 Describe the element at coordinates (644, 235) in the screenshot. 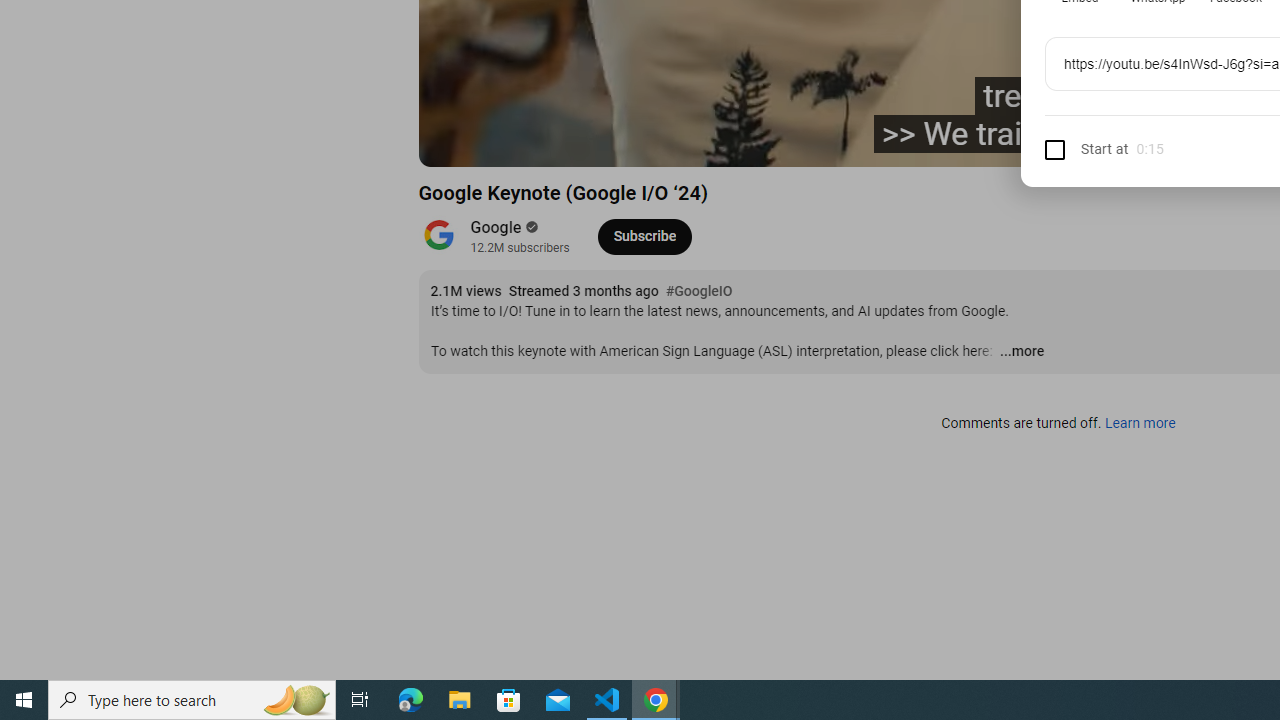

I see `'Subscribe to Google.'` at that location.